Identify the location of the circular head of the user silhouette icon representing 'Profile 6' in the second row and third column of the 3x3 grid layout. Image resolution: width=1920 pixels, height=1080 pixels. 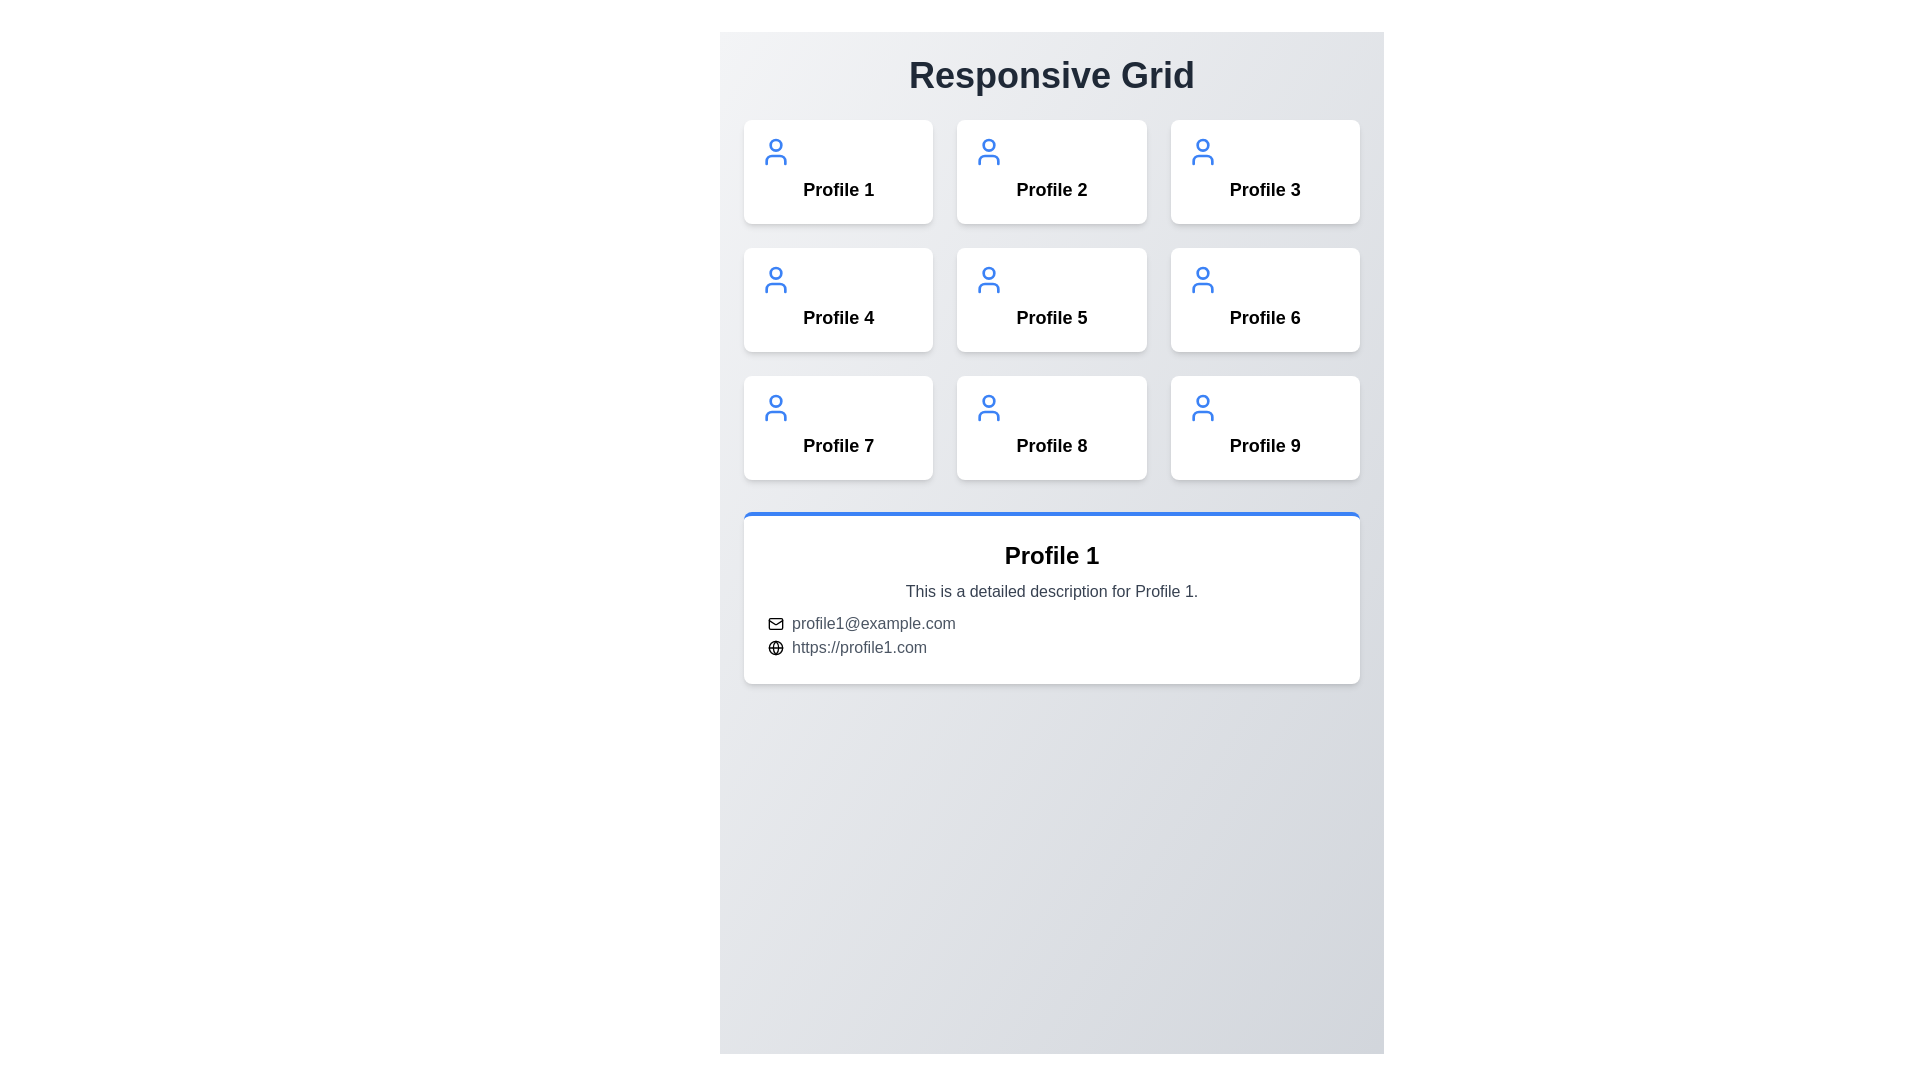
(1201, 273).